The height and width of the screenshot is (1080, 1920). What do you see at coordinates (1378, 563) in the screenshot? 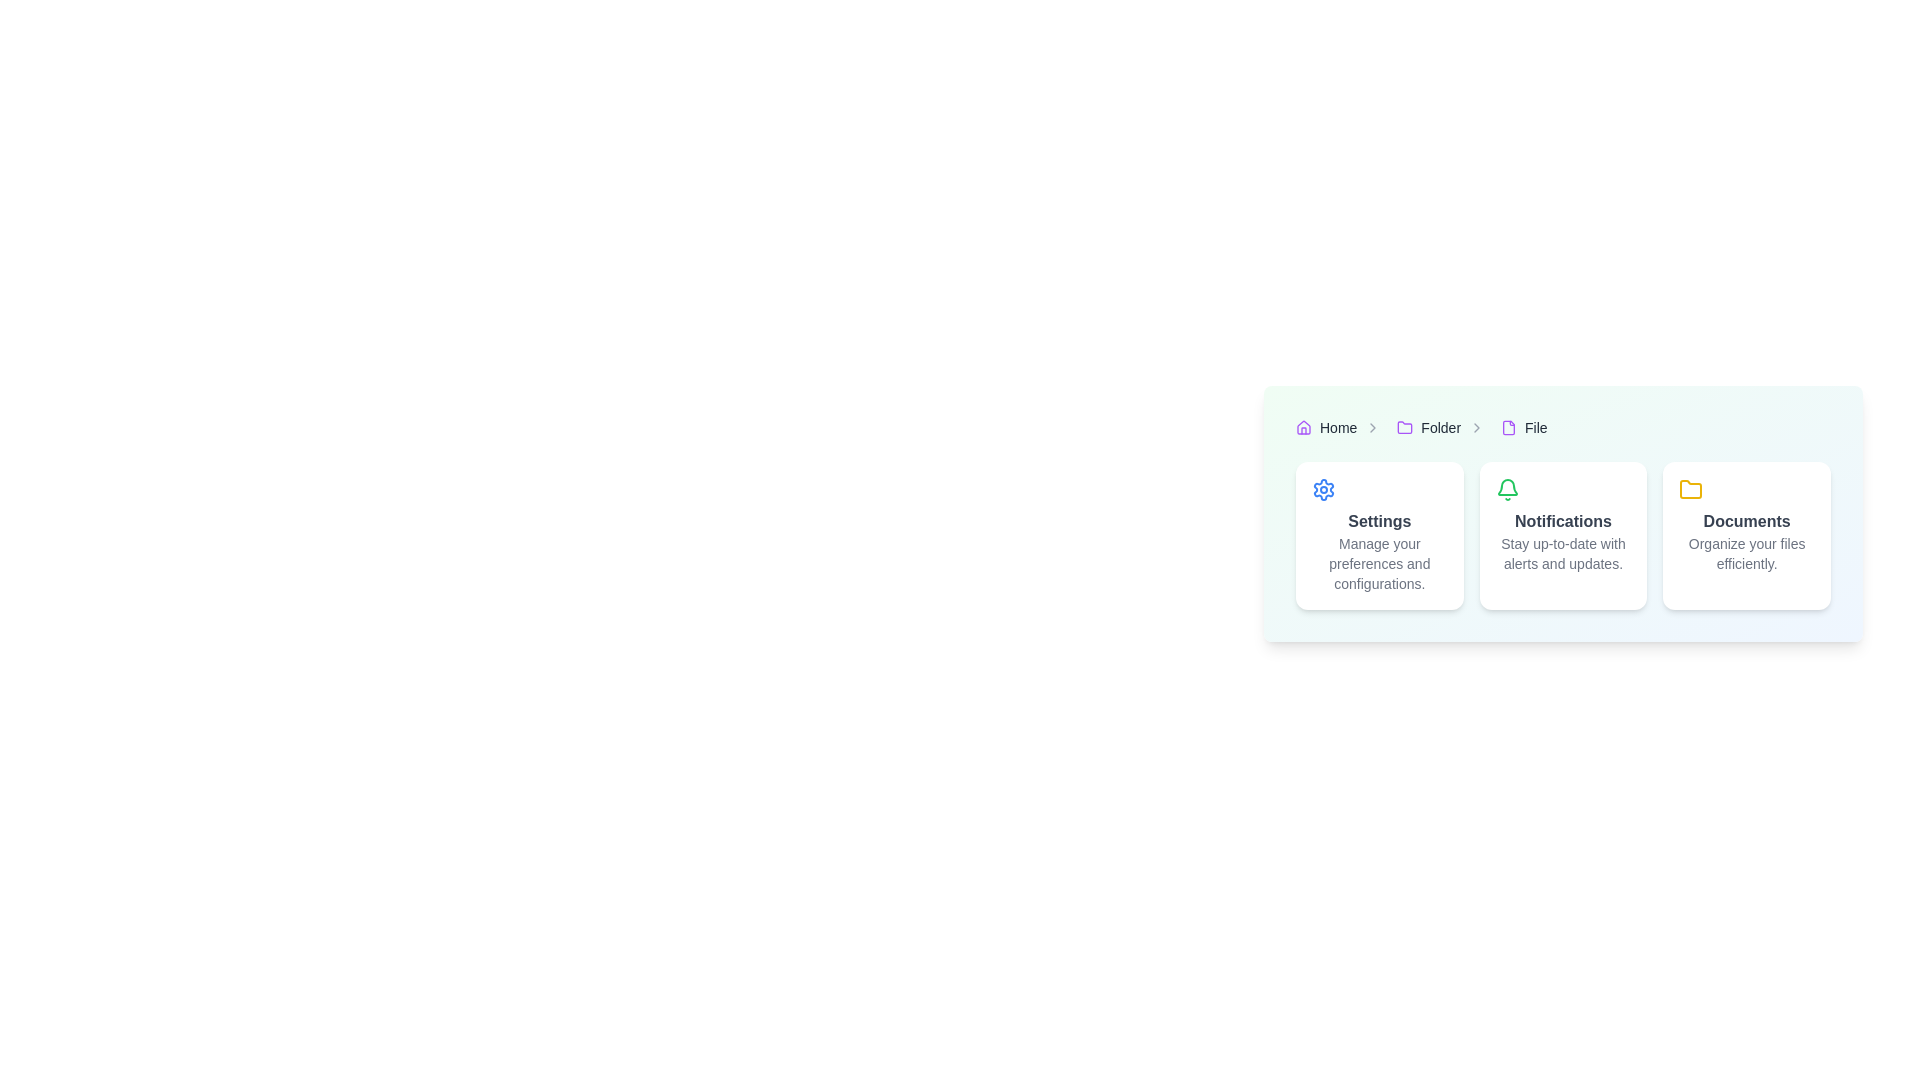
I see `information provided in the text label that says 'Manage your preferences and configurations.' located below the 'Settings' title text` at bounding box center [1378, 563].